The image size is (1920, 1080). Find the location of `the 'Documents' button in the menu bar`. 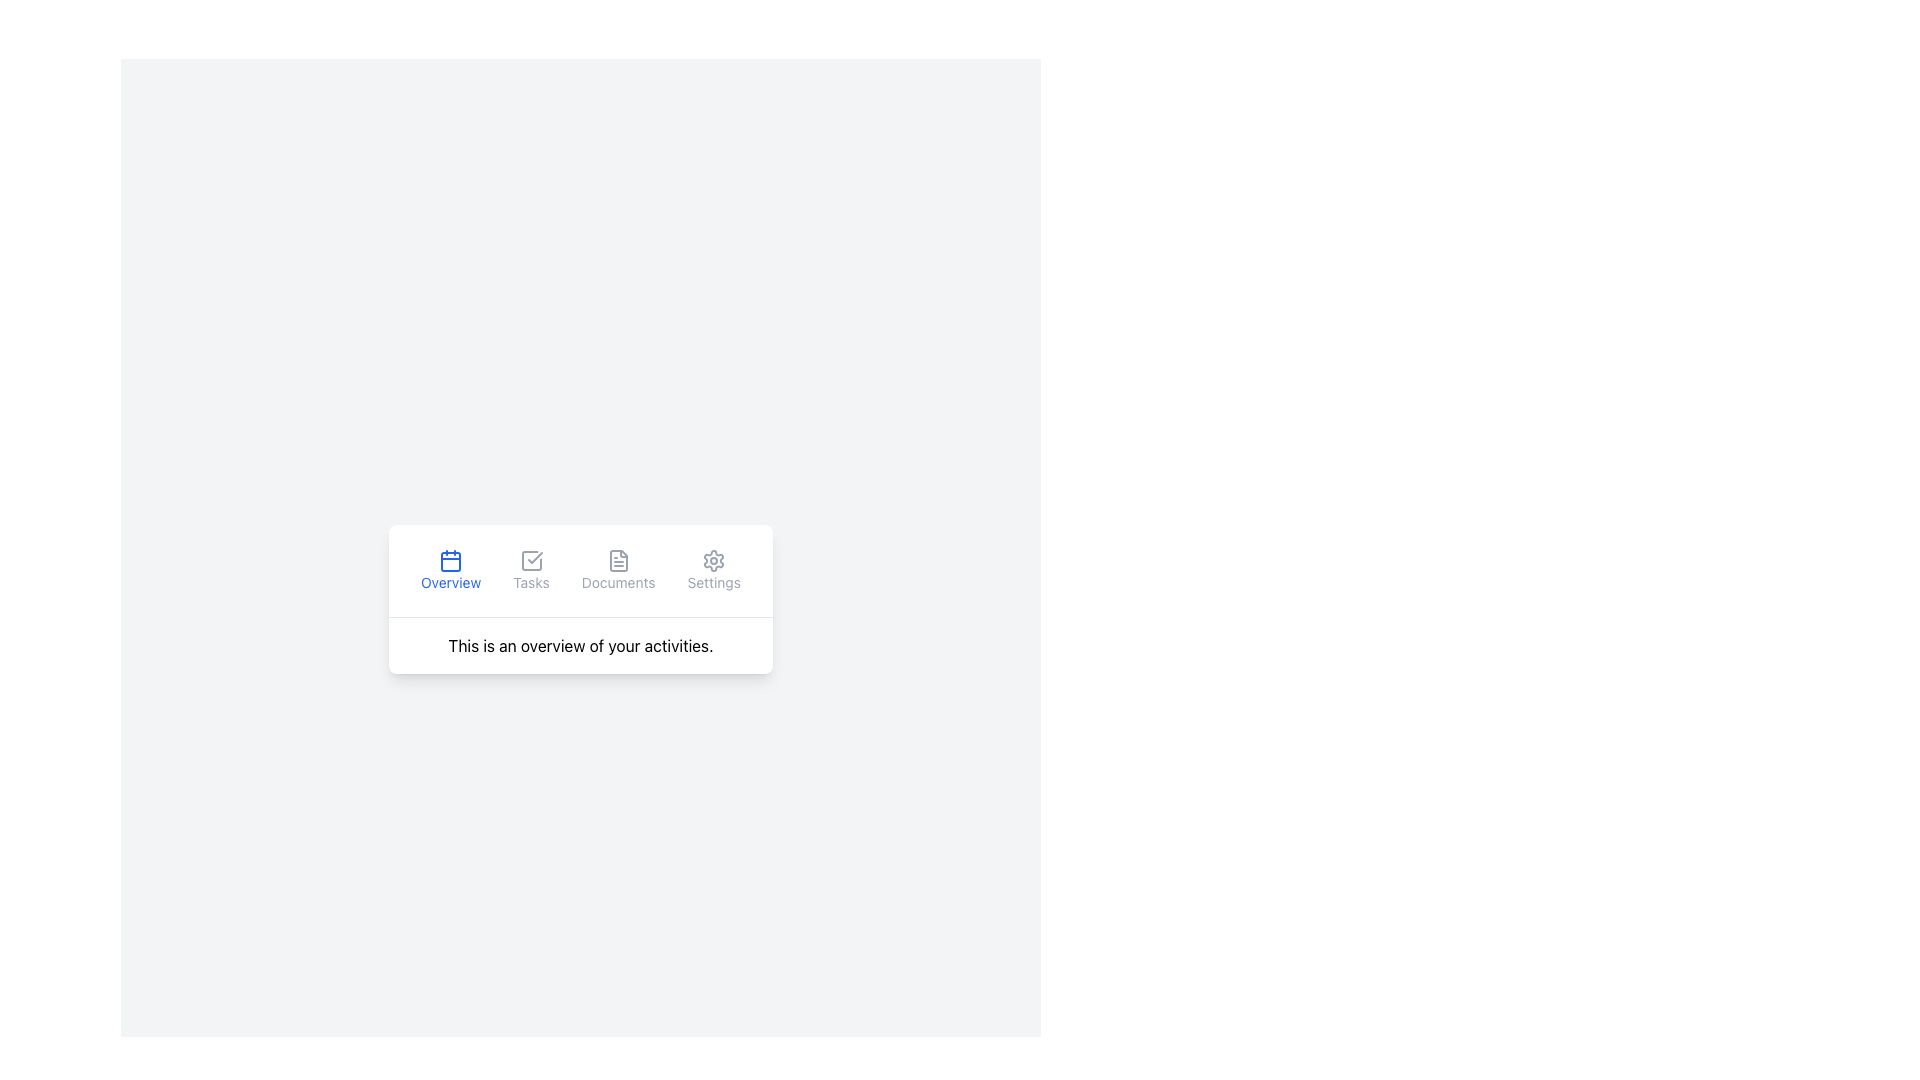

the 'Documents' button in the menu bar is located at coordinates (617, 582).